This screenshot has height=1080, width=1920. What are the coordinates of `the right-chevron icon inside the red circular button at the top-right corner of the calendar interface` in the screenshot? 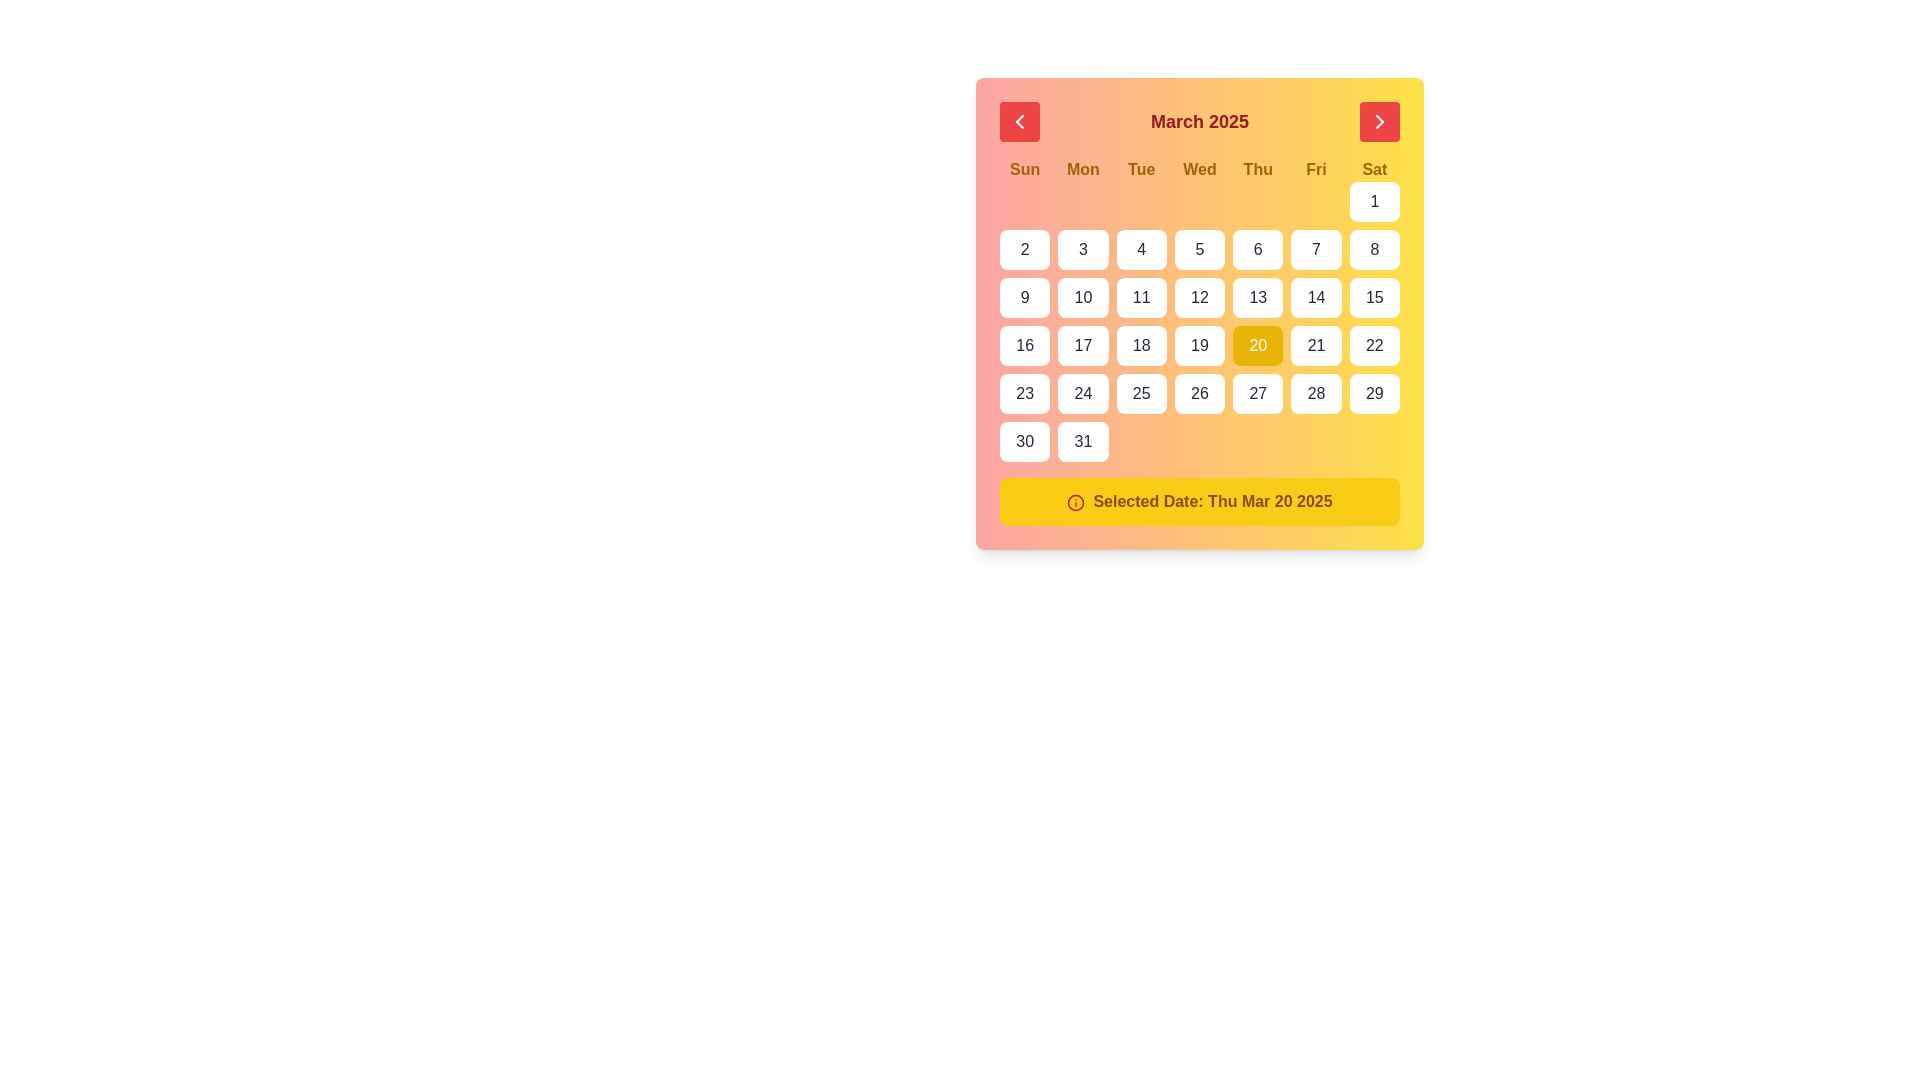 It's located at (1379, 122).